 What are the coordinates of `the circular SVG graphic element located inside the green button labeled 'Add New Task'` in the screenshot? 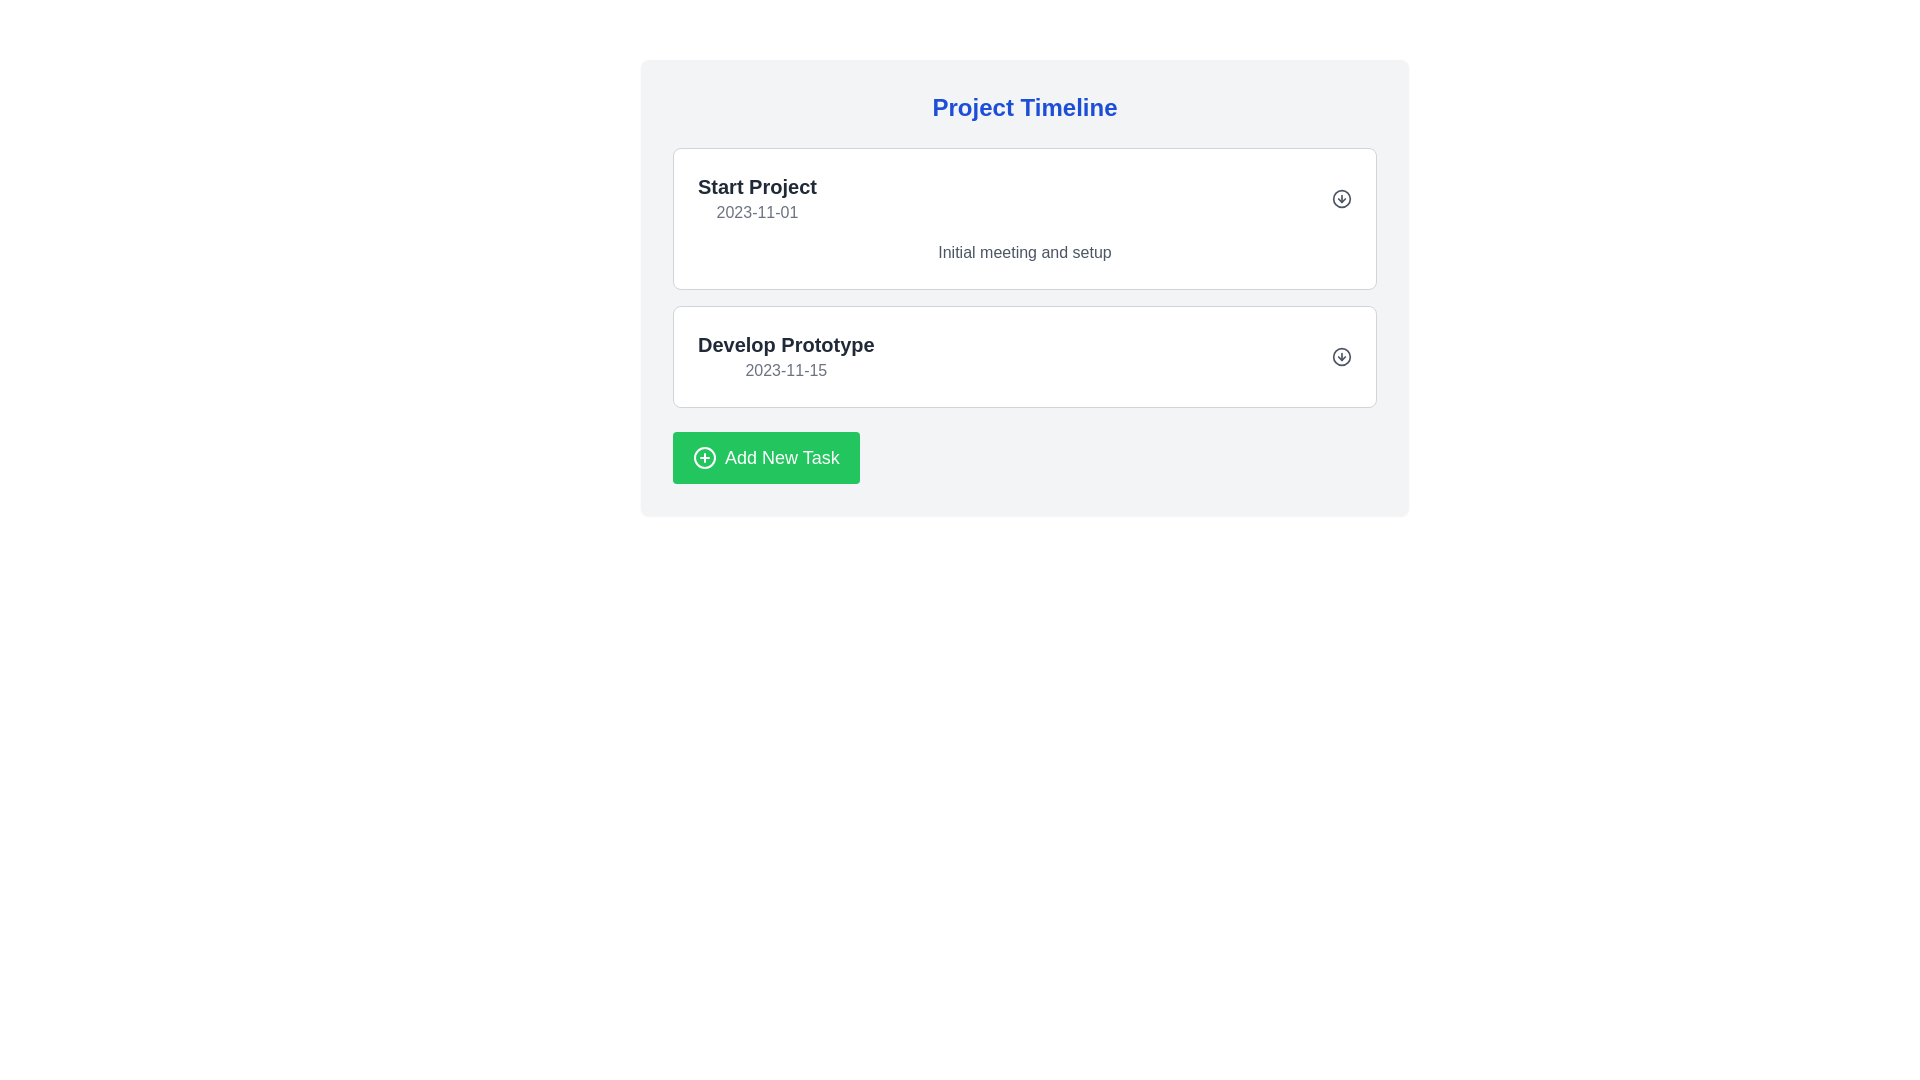 It's located at (705, 458).